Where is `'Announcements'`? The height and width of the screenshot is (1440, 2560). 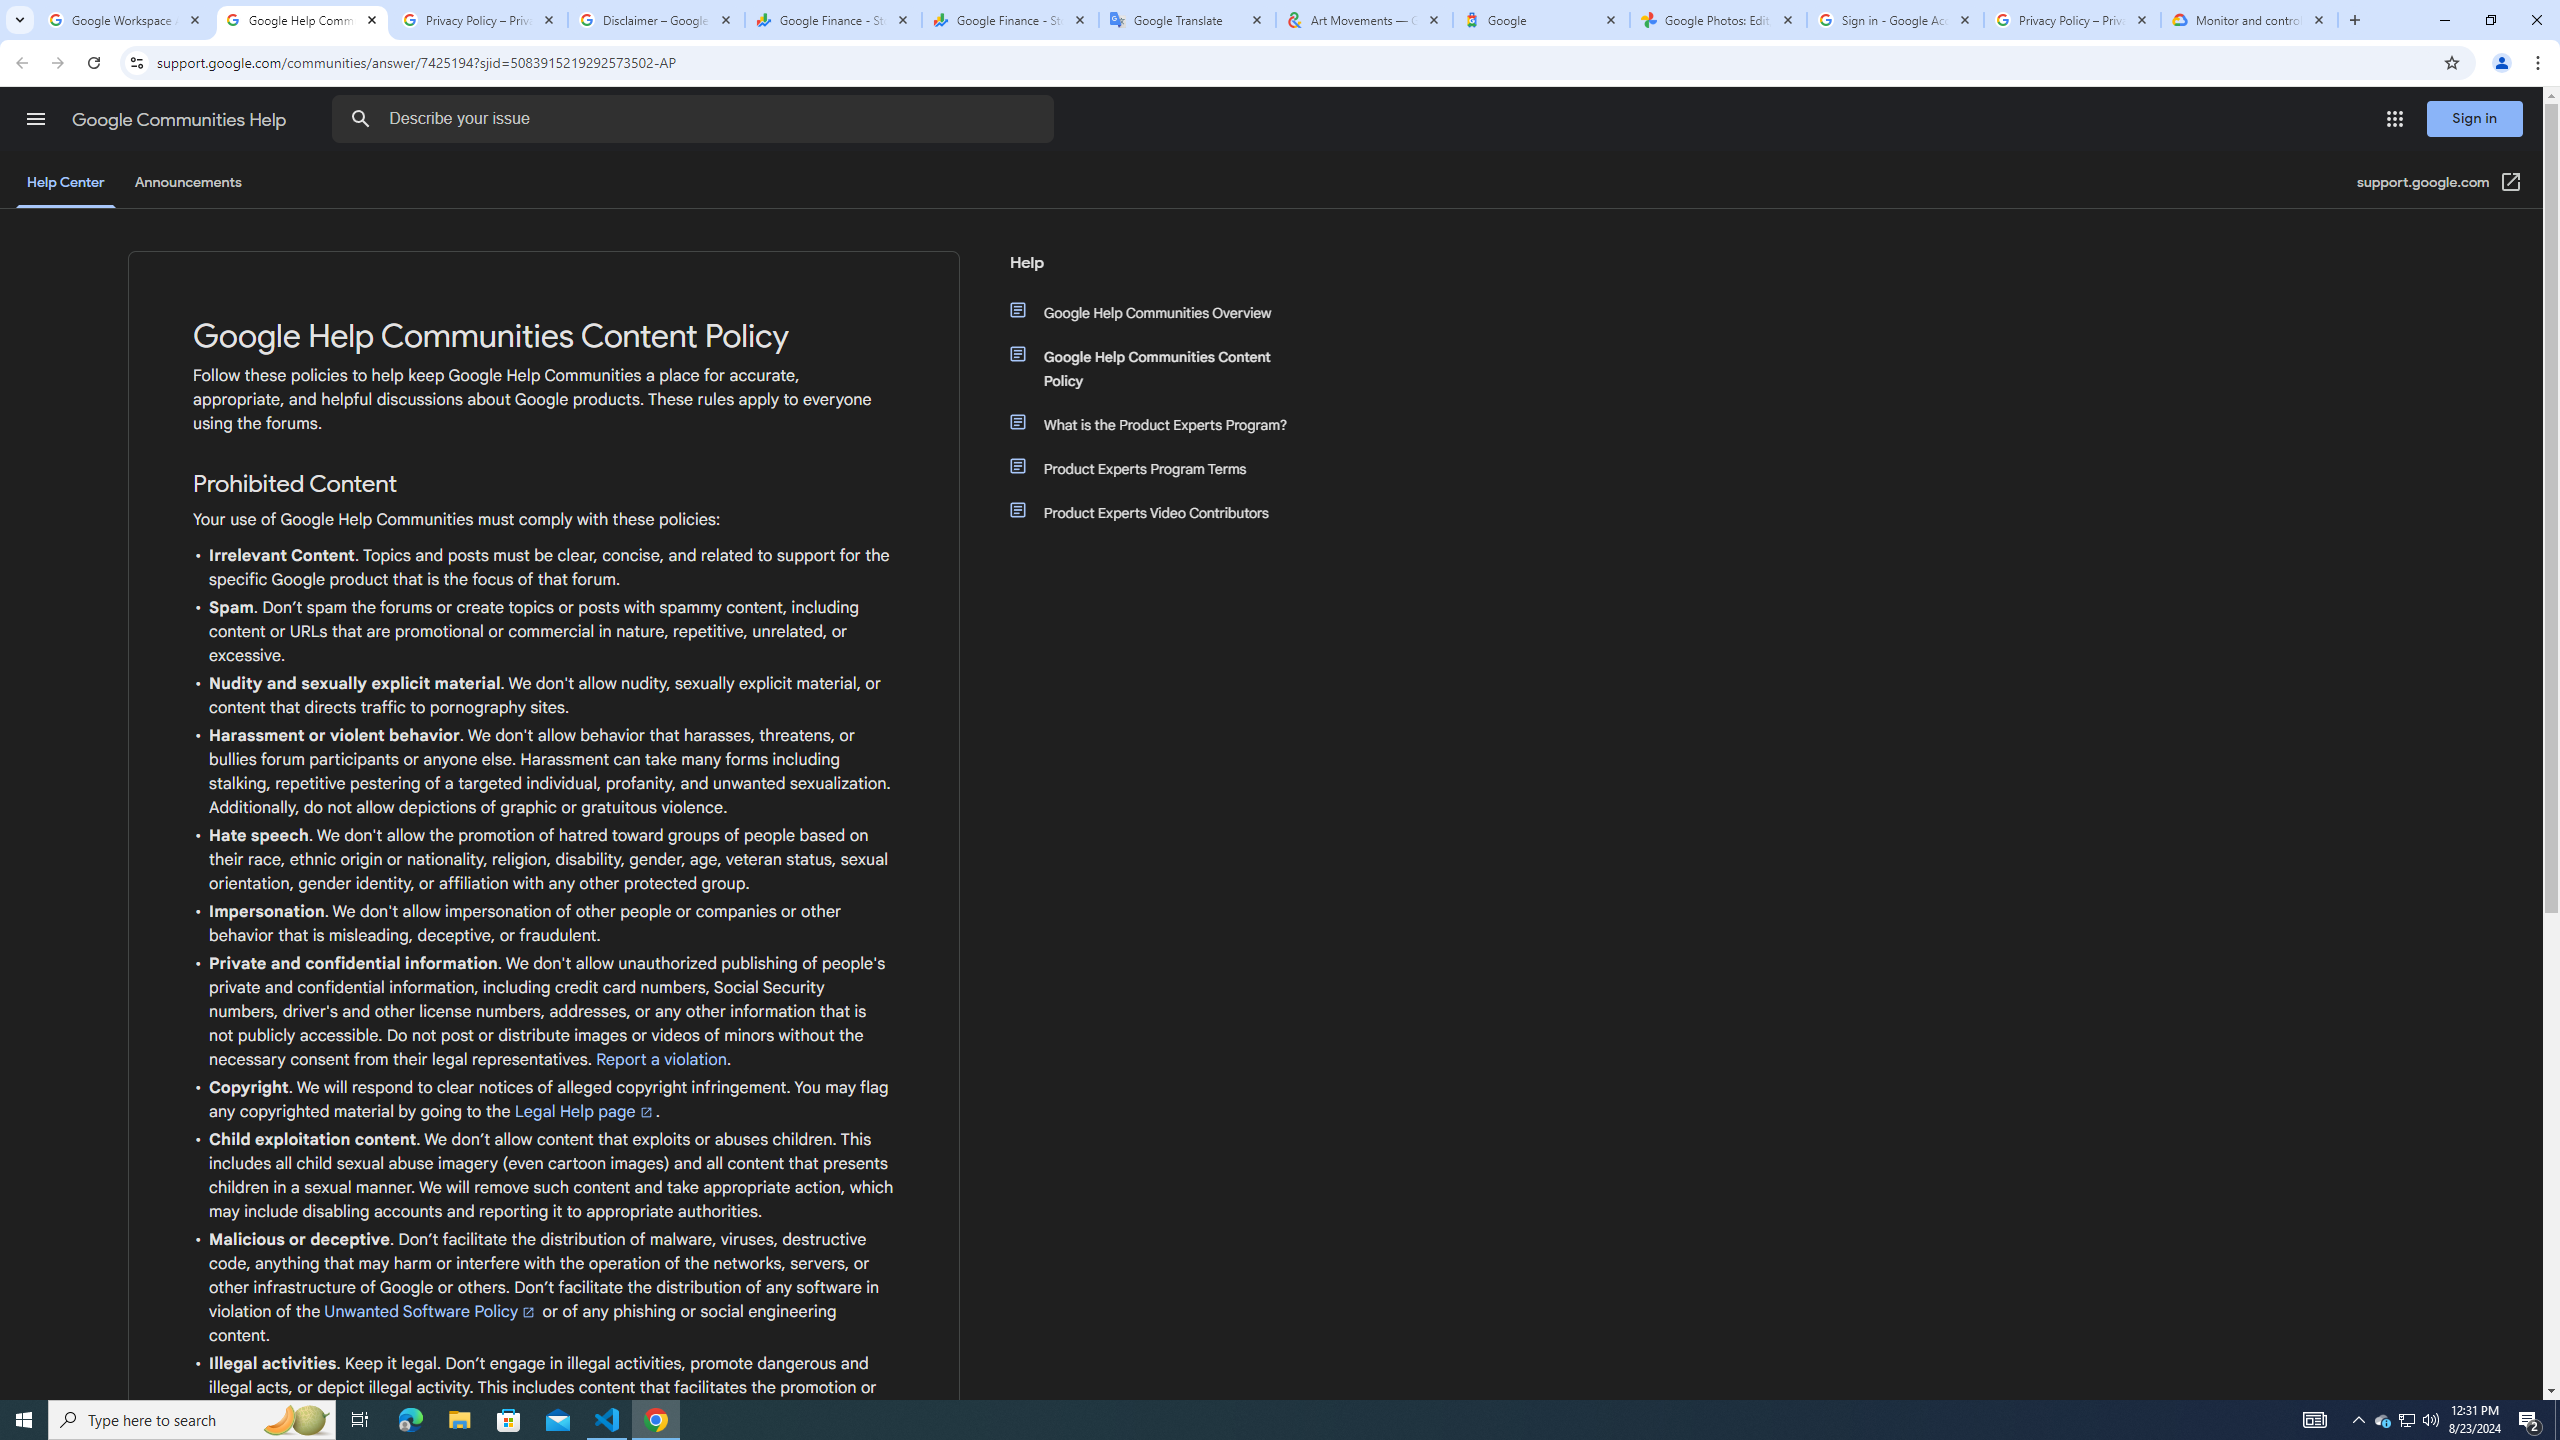
'Announcements' is located at coordinates (187, 181).